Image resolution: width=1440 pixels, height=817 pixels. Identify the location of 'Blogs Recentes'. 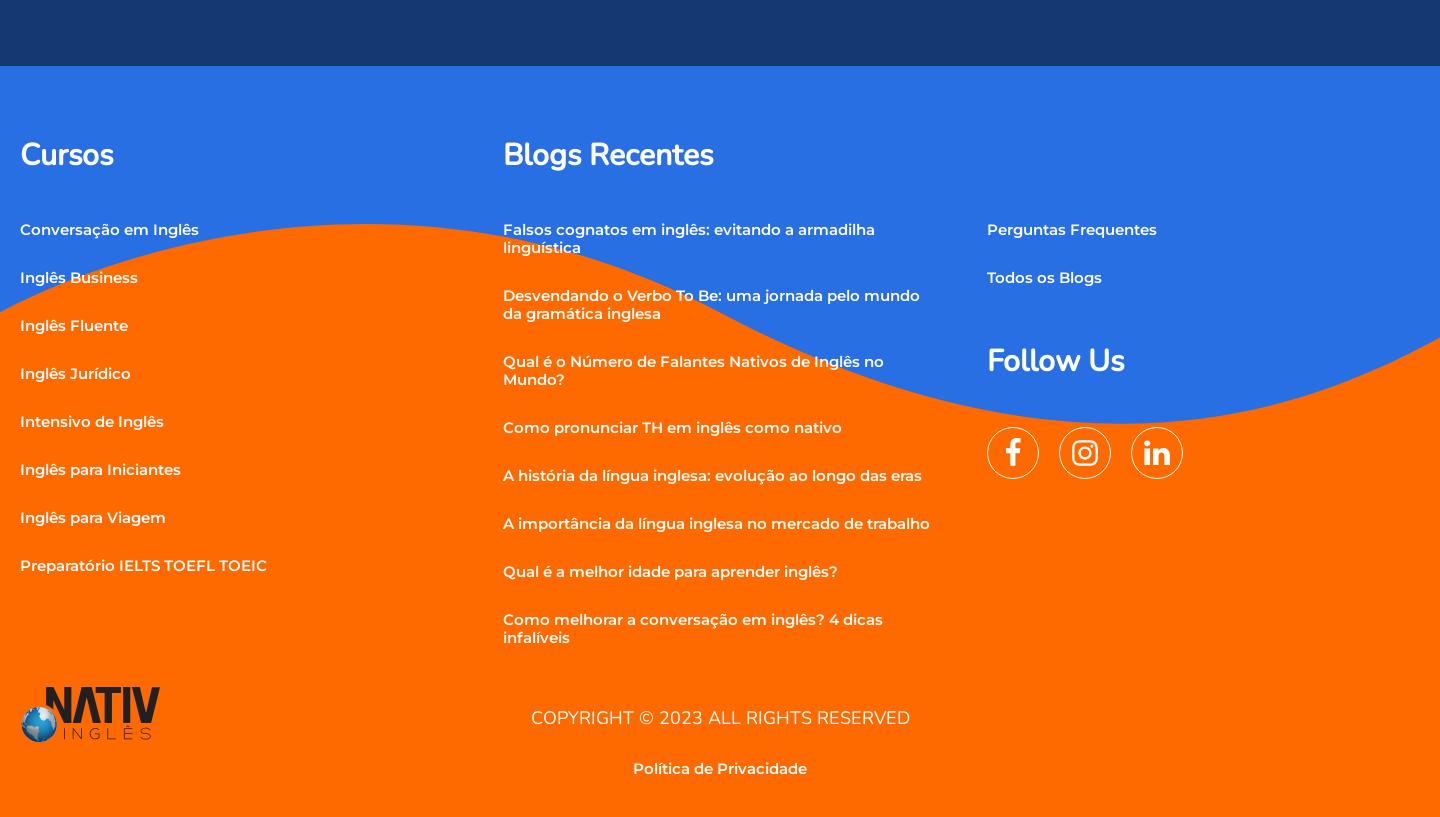
(606, 154).